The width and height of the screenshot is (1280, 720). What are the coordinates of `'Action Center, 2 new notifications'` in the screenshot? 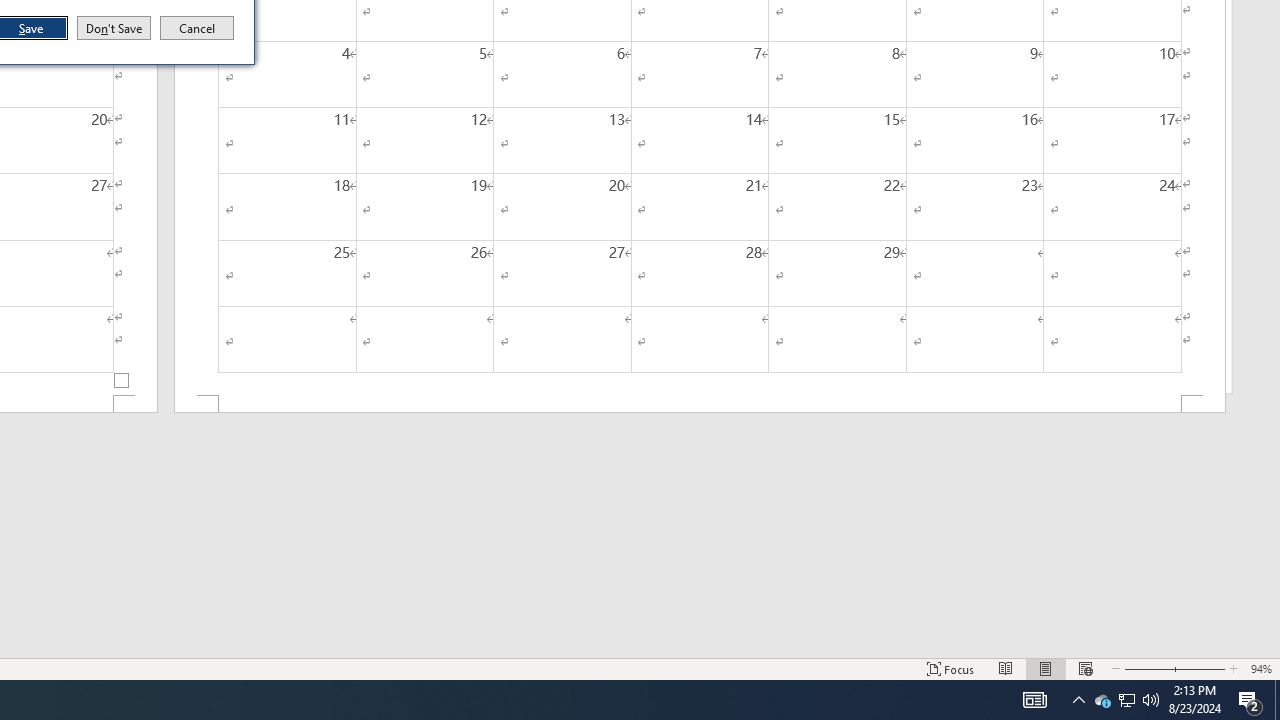 It's located at (1250, 698).